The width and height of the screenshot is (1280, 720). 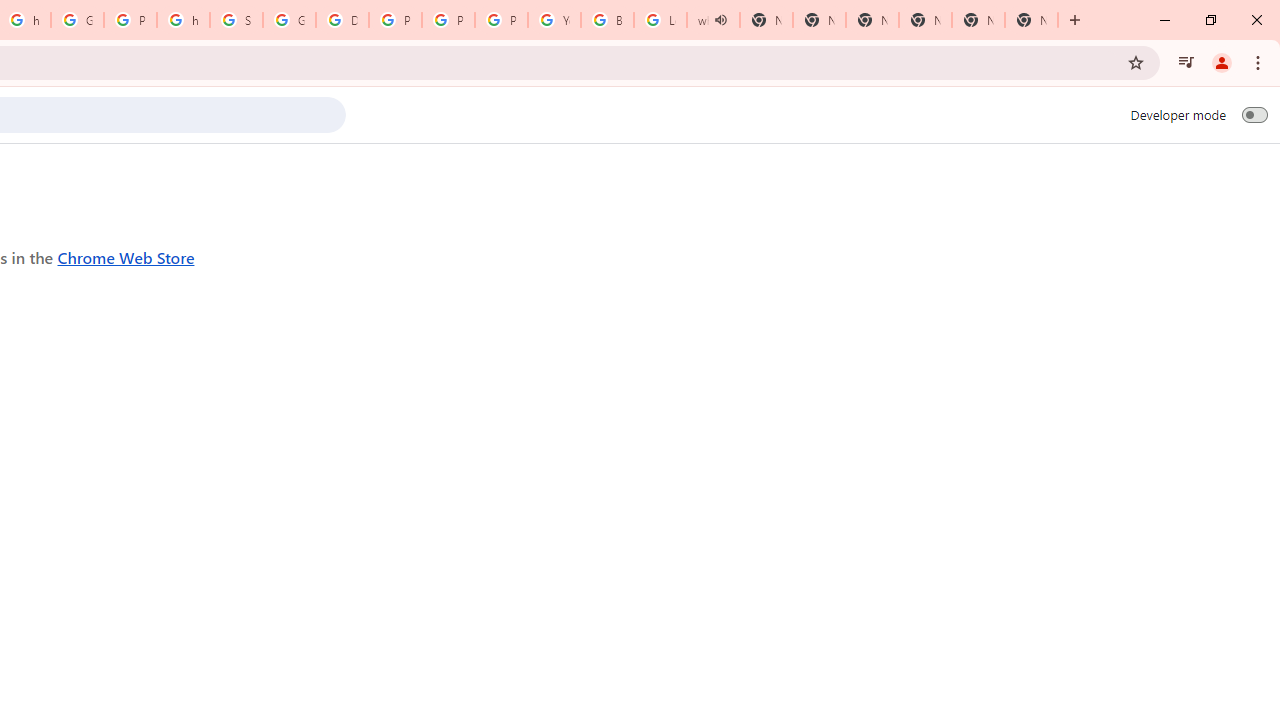 I want to click on 'New Tab', so click(x=1031, y=20).